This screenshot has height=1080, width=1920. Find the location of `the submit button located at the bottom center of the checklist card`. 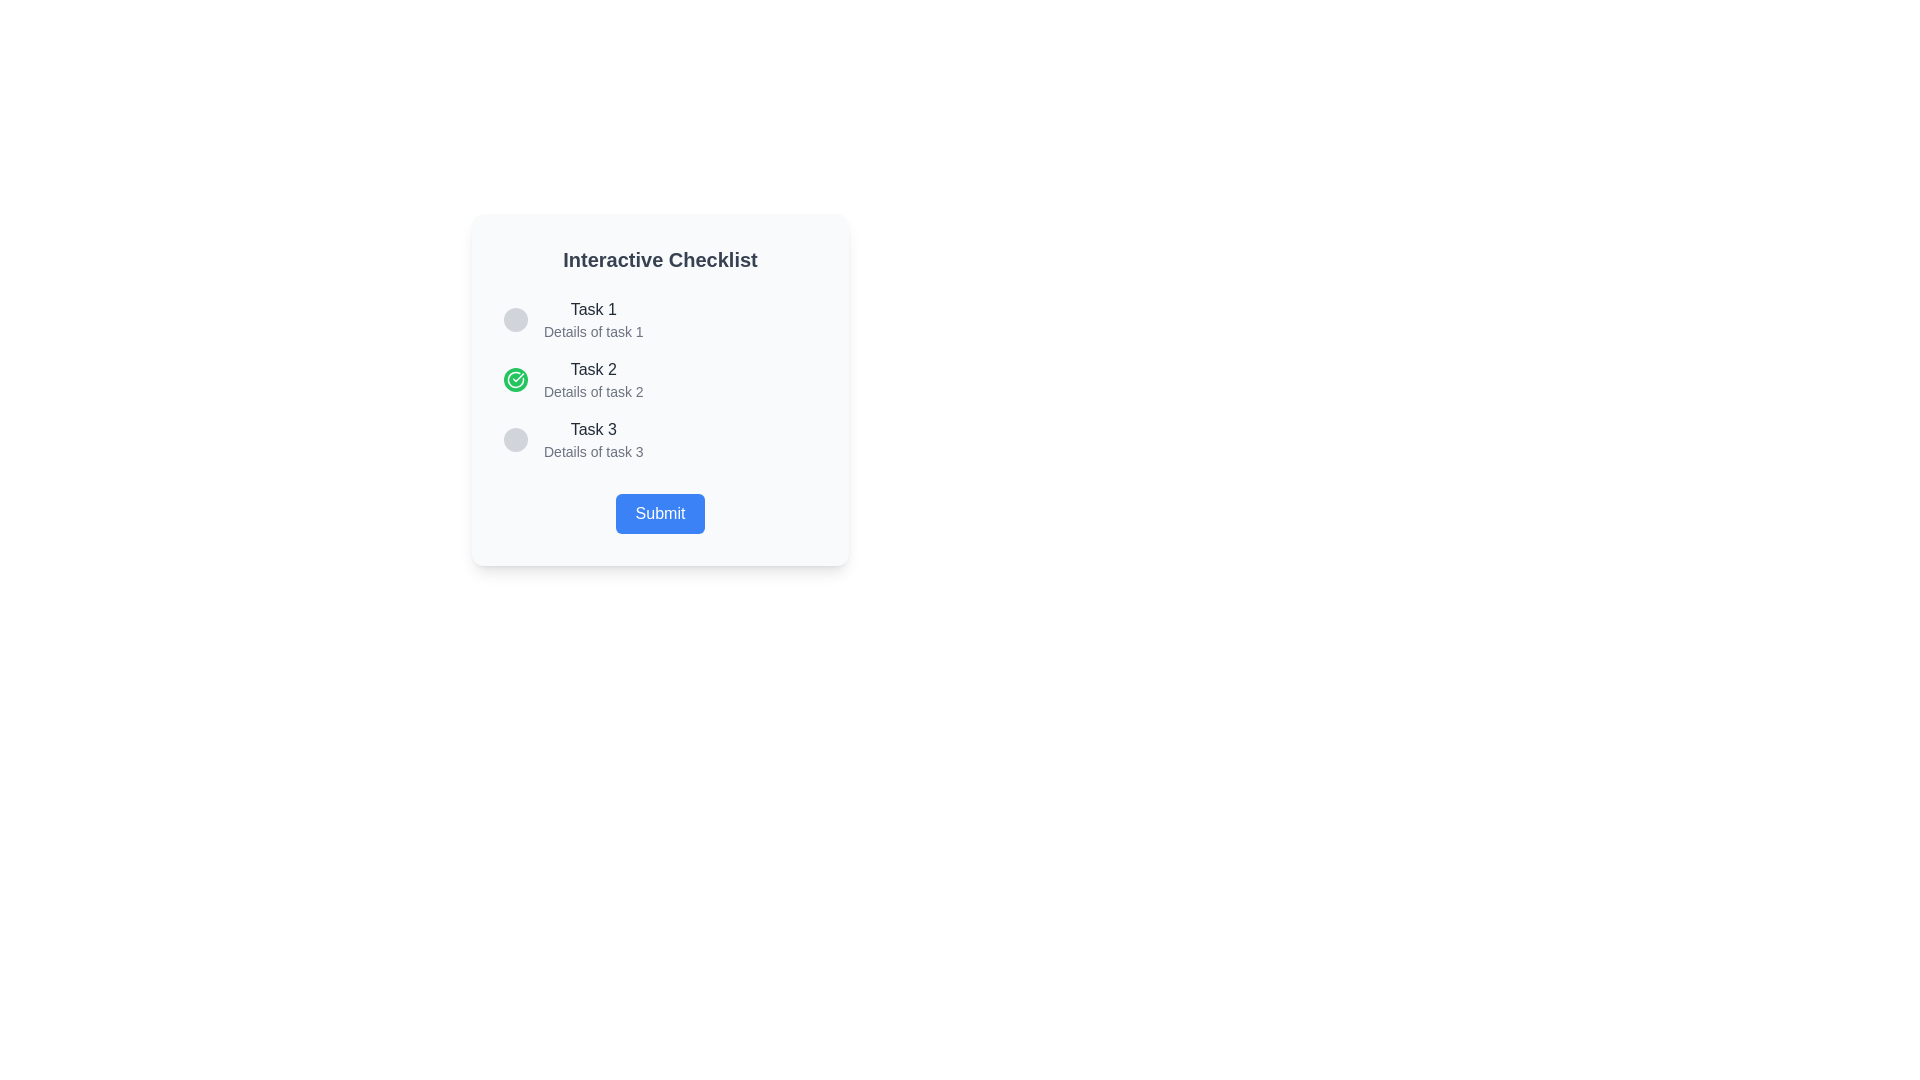

the submit button located at the bottom center of the checklist card is located at coordinates (660, 512).